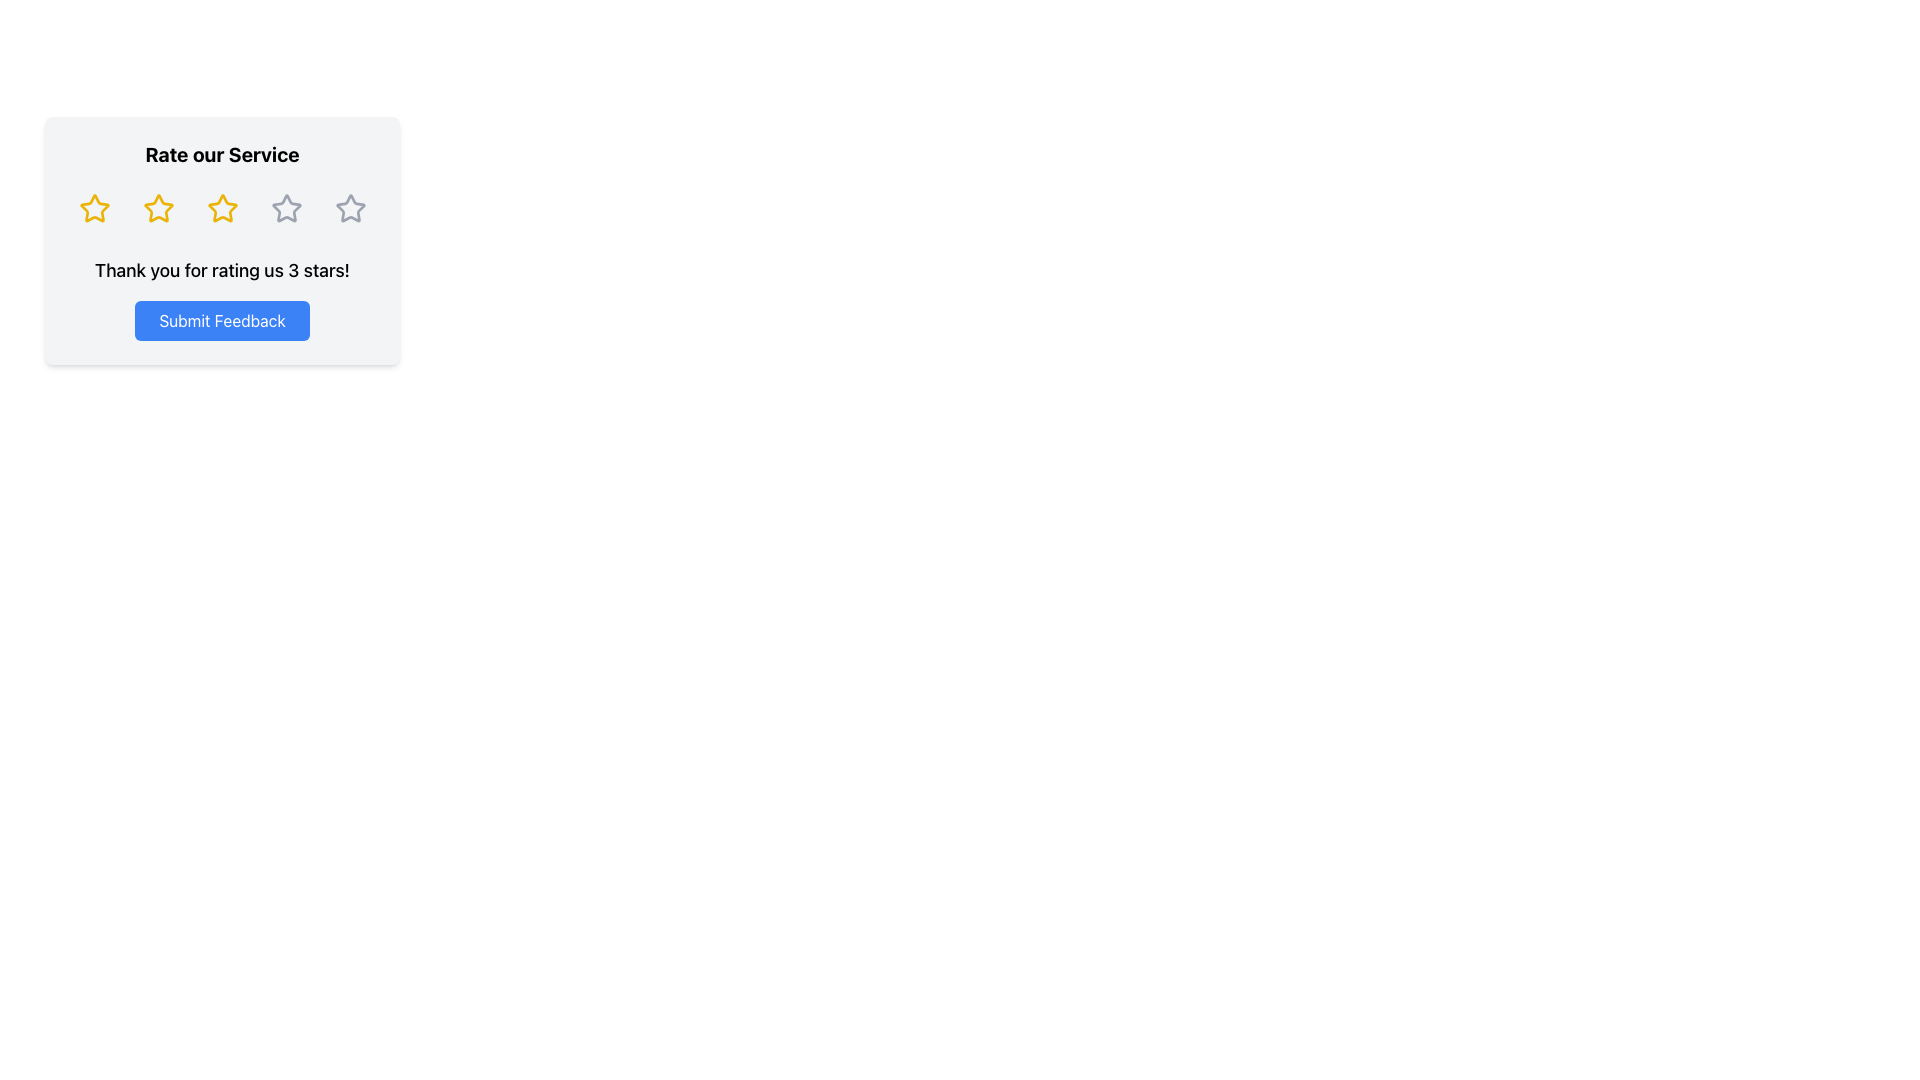 This screenshot has height=1080, width=1920. What do you see at coordinates (222, 270) in the screenshot?
I see `the text label that acknowledges the user's rating of 3 stars, which is positioned above the 'Submit Feedback' button` at bounding box center [222, 270].